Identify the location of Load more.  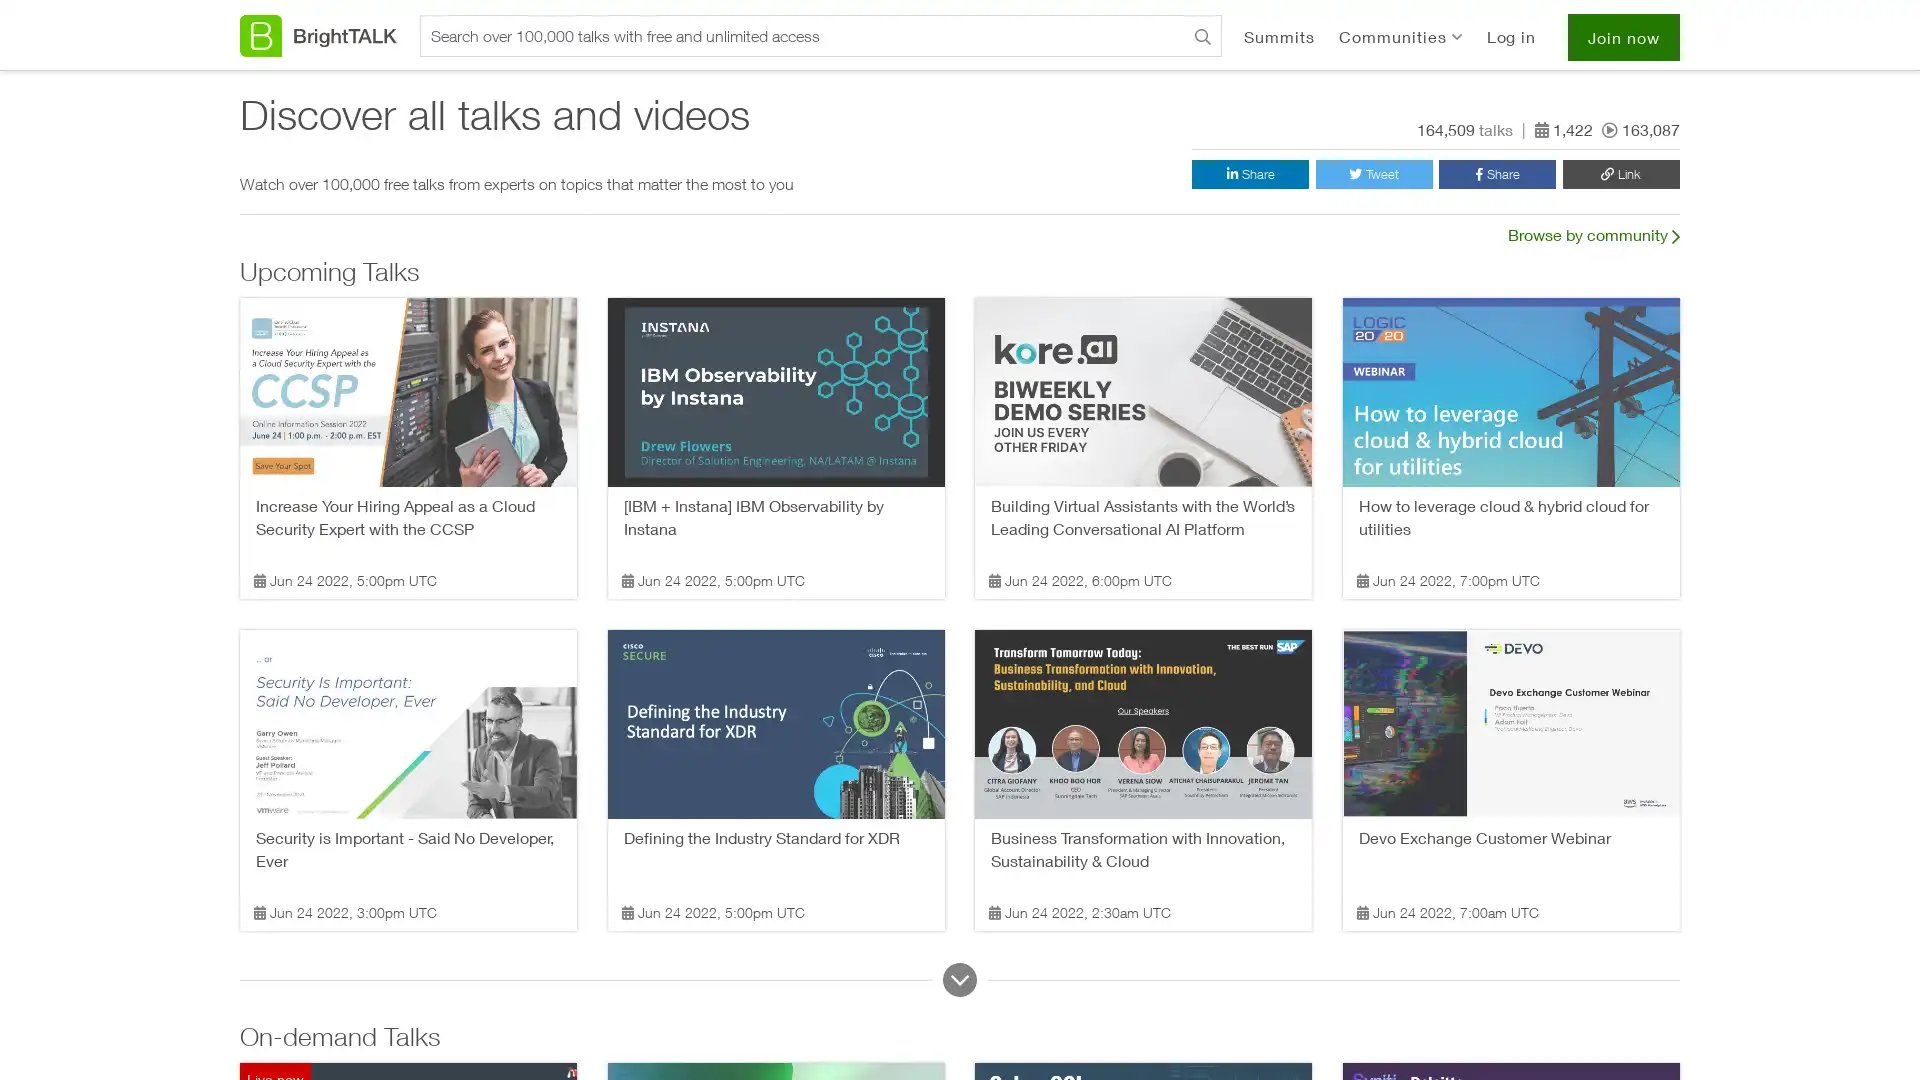
(960, 978).